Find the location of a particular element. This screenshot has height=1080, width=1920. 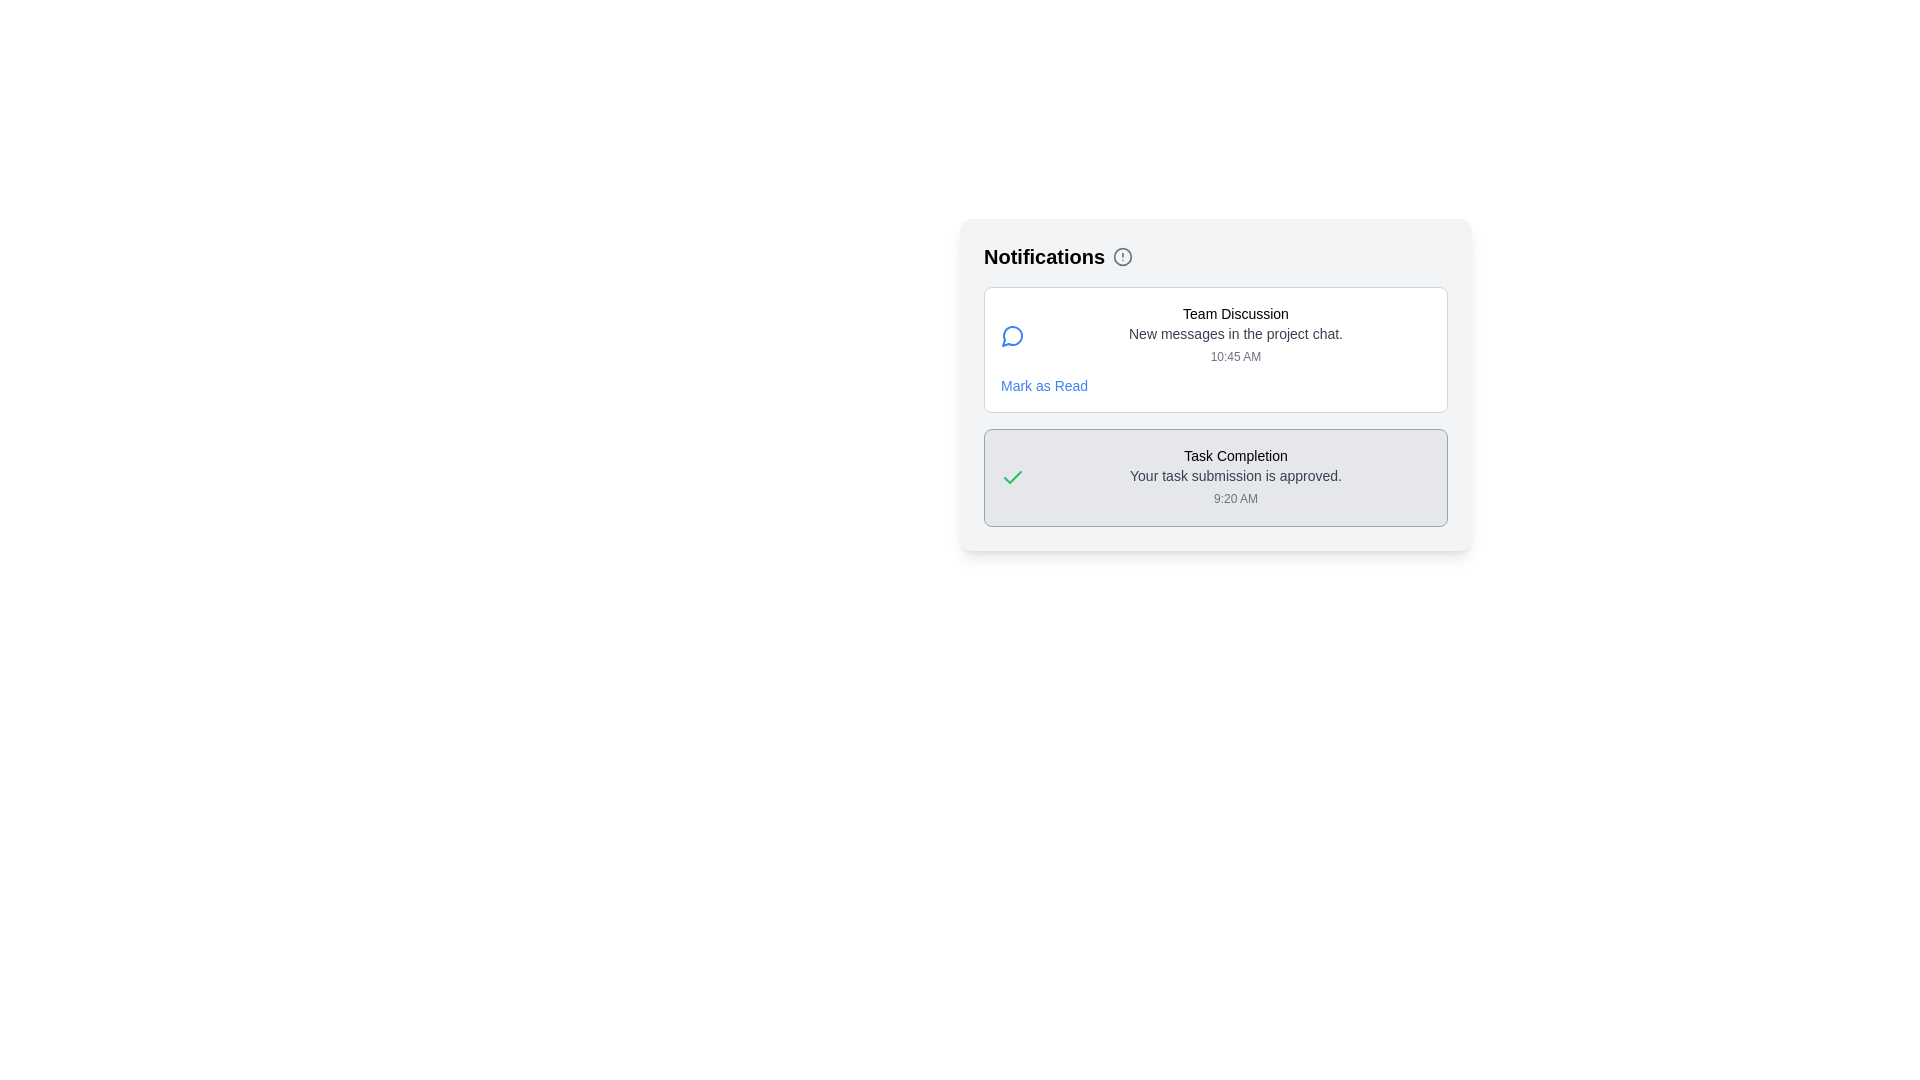

the Notification card that contains the title 'Task Completion', which is the second card in the notifications panel is located at coordinates (1214, 478).